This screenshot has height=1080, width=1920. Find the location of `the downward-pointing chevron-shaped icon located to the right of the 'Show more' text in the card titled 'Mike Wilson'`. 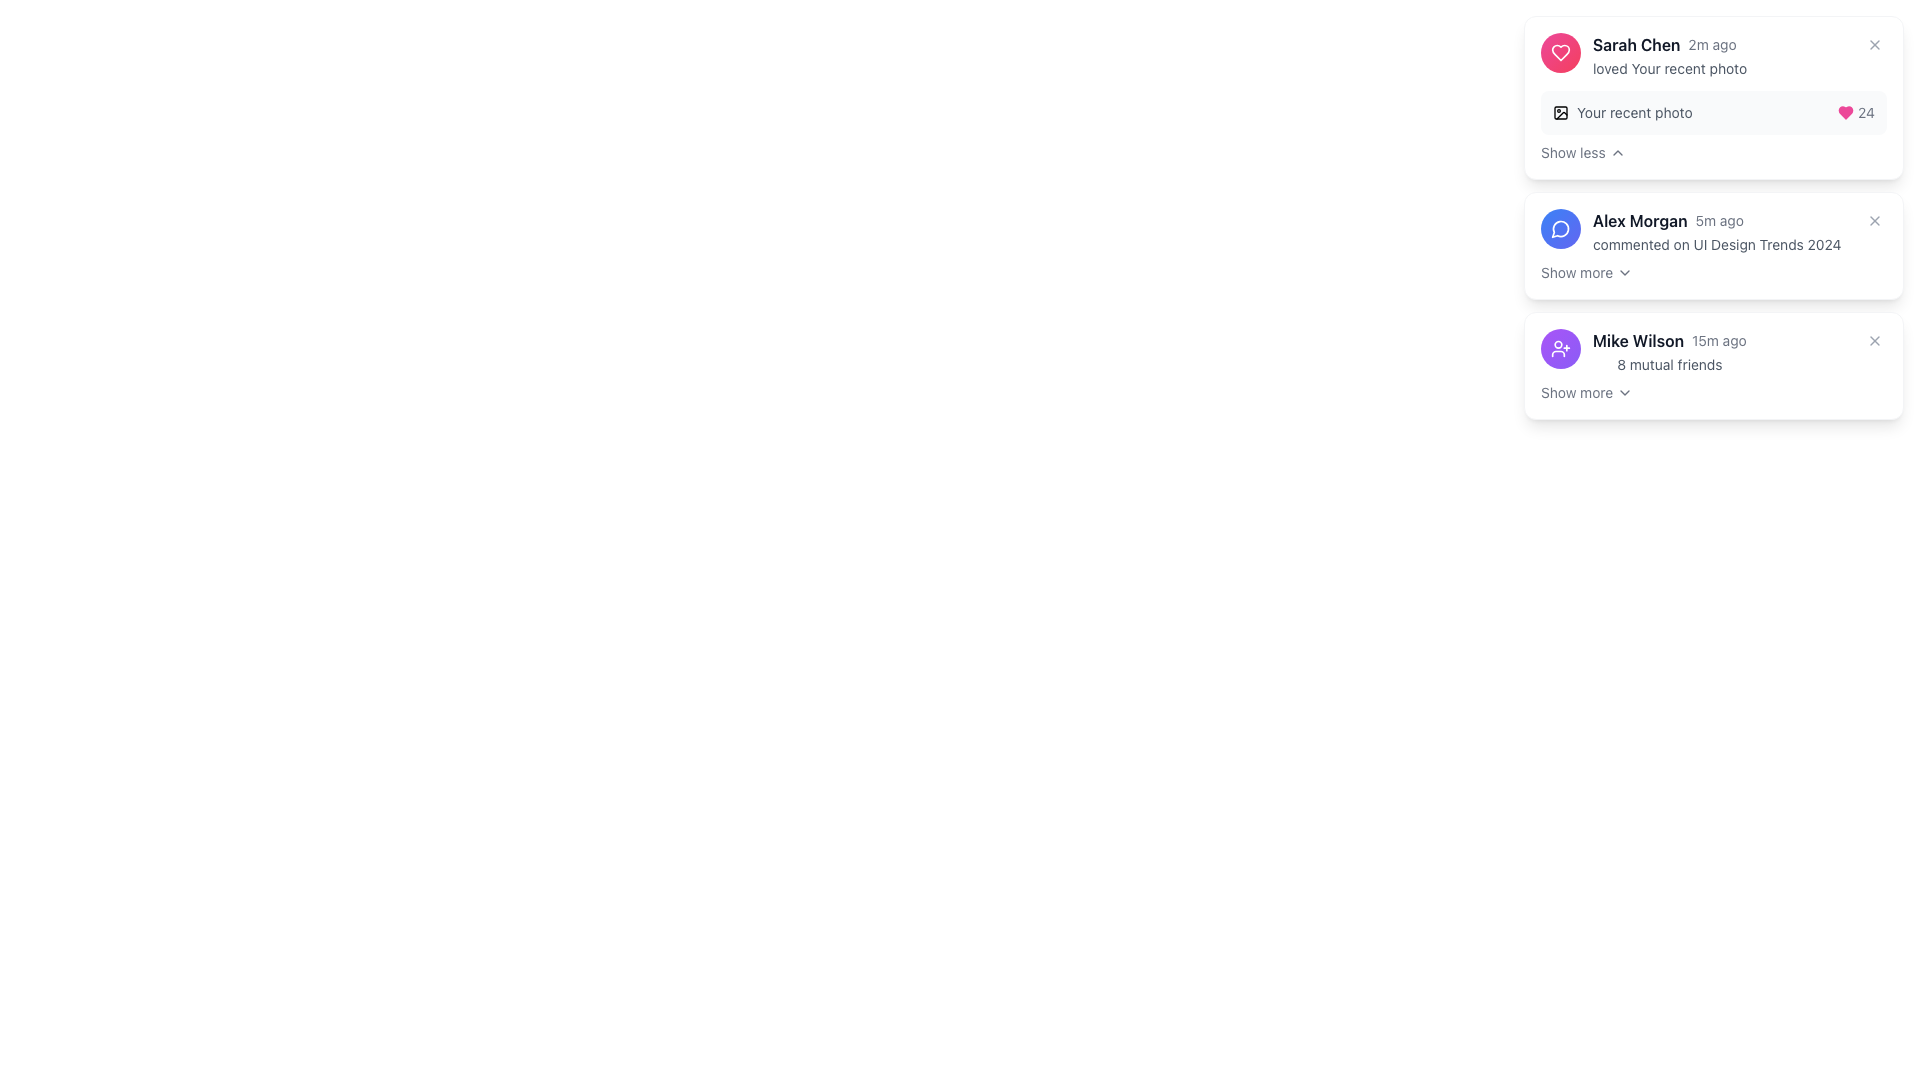

the downward-pointing chevron-shaped icon located to the right of the 'Show more' text in the card titled 'Mike Wilson' is located at coordinates (1625, 393).